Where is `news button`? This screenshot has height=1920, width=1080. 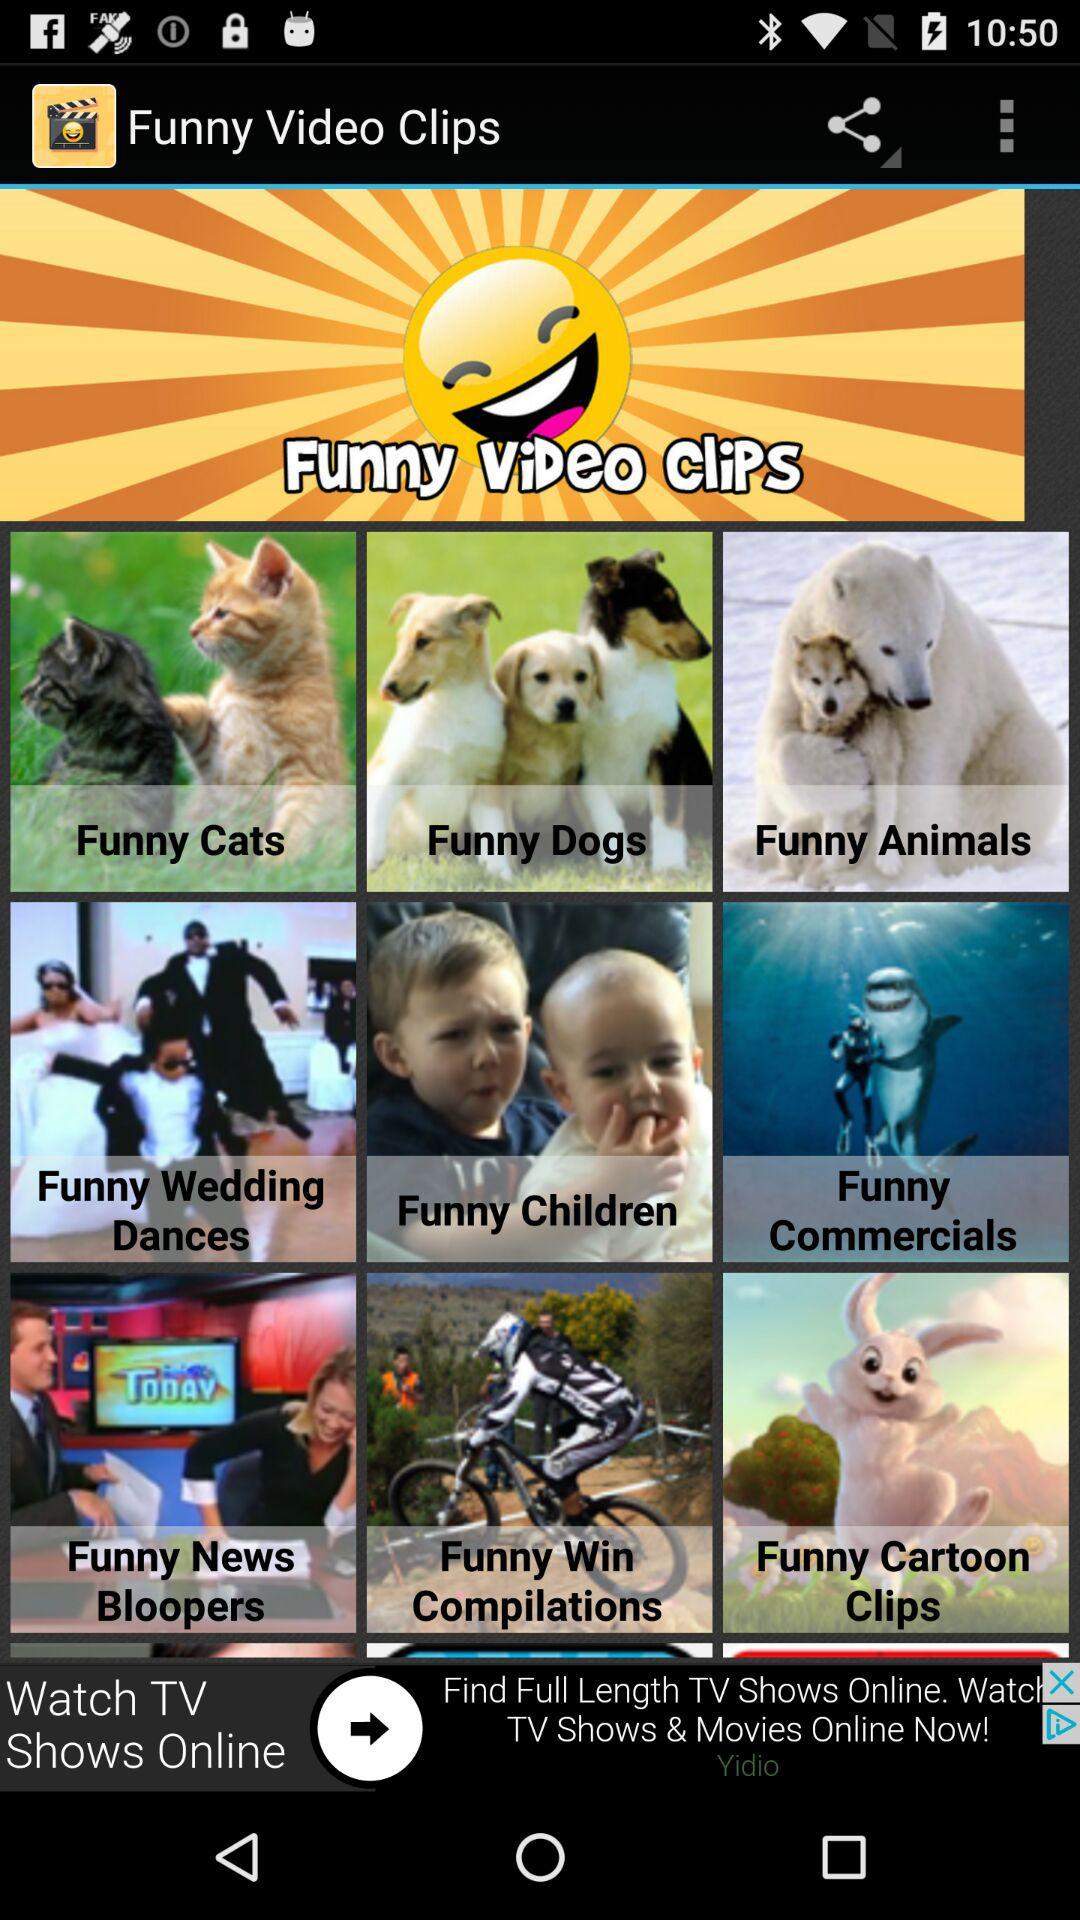 news button is located at coordinates (540, 1727).